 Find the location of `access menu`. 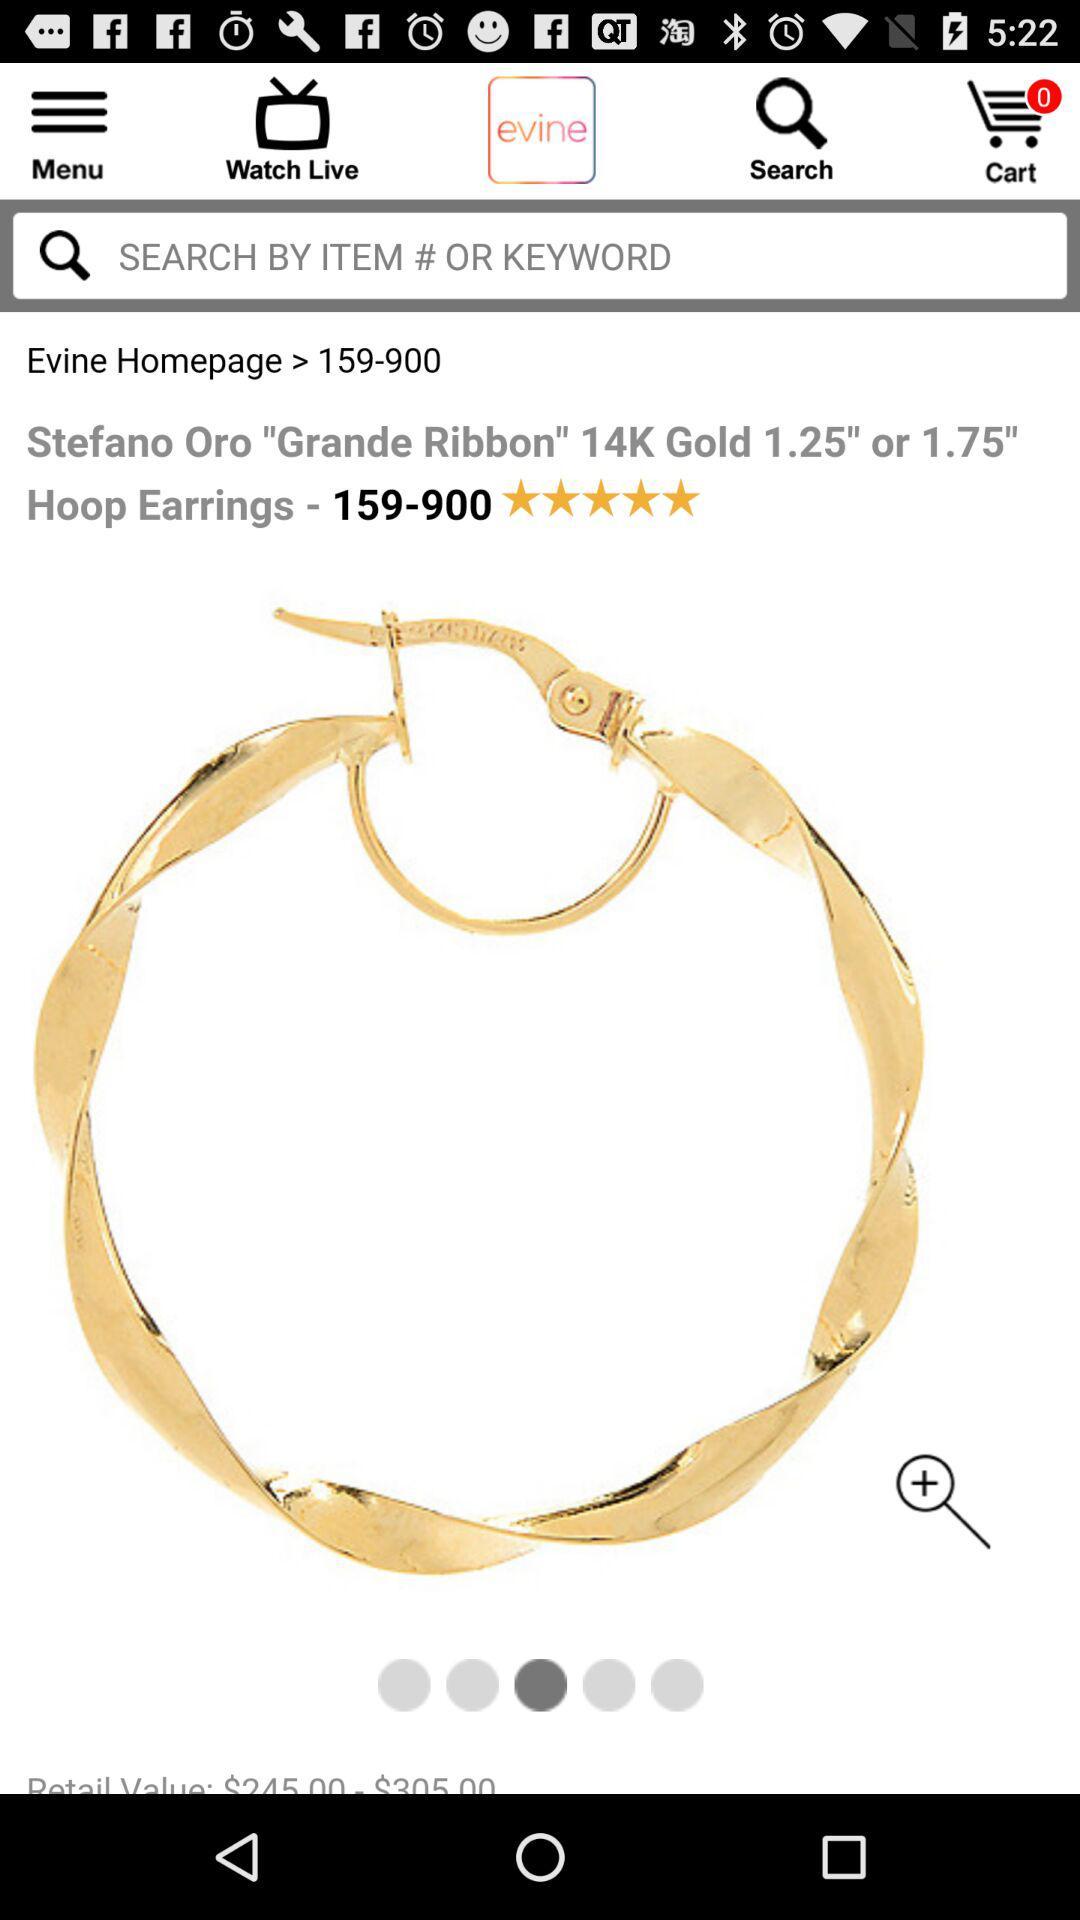

access menu is located at coordinates (68, 127).